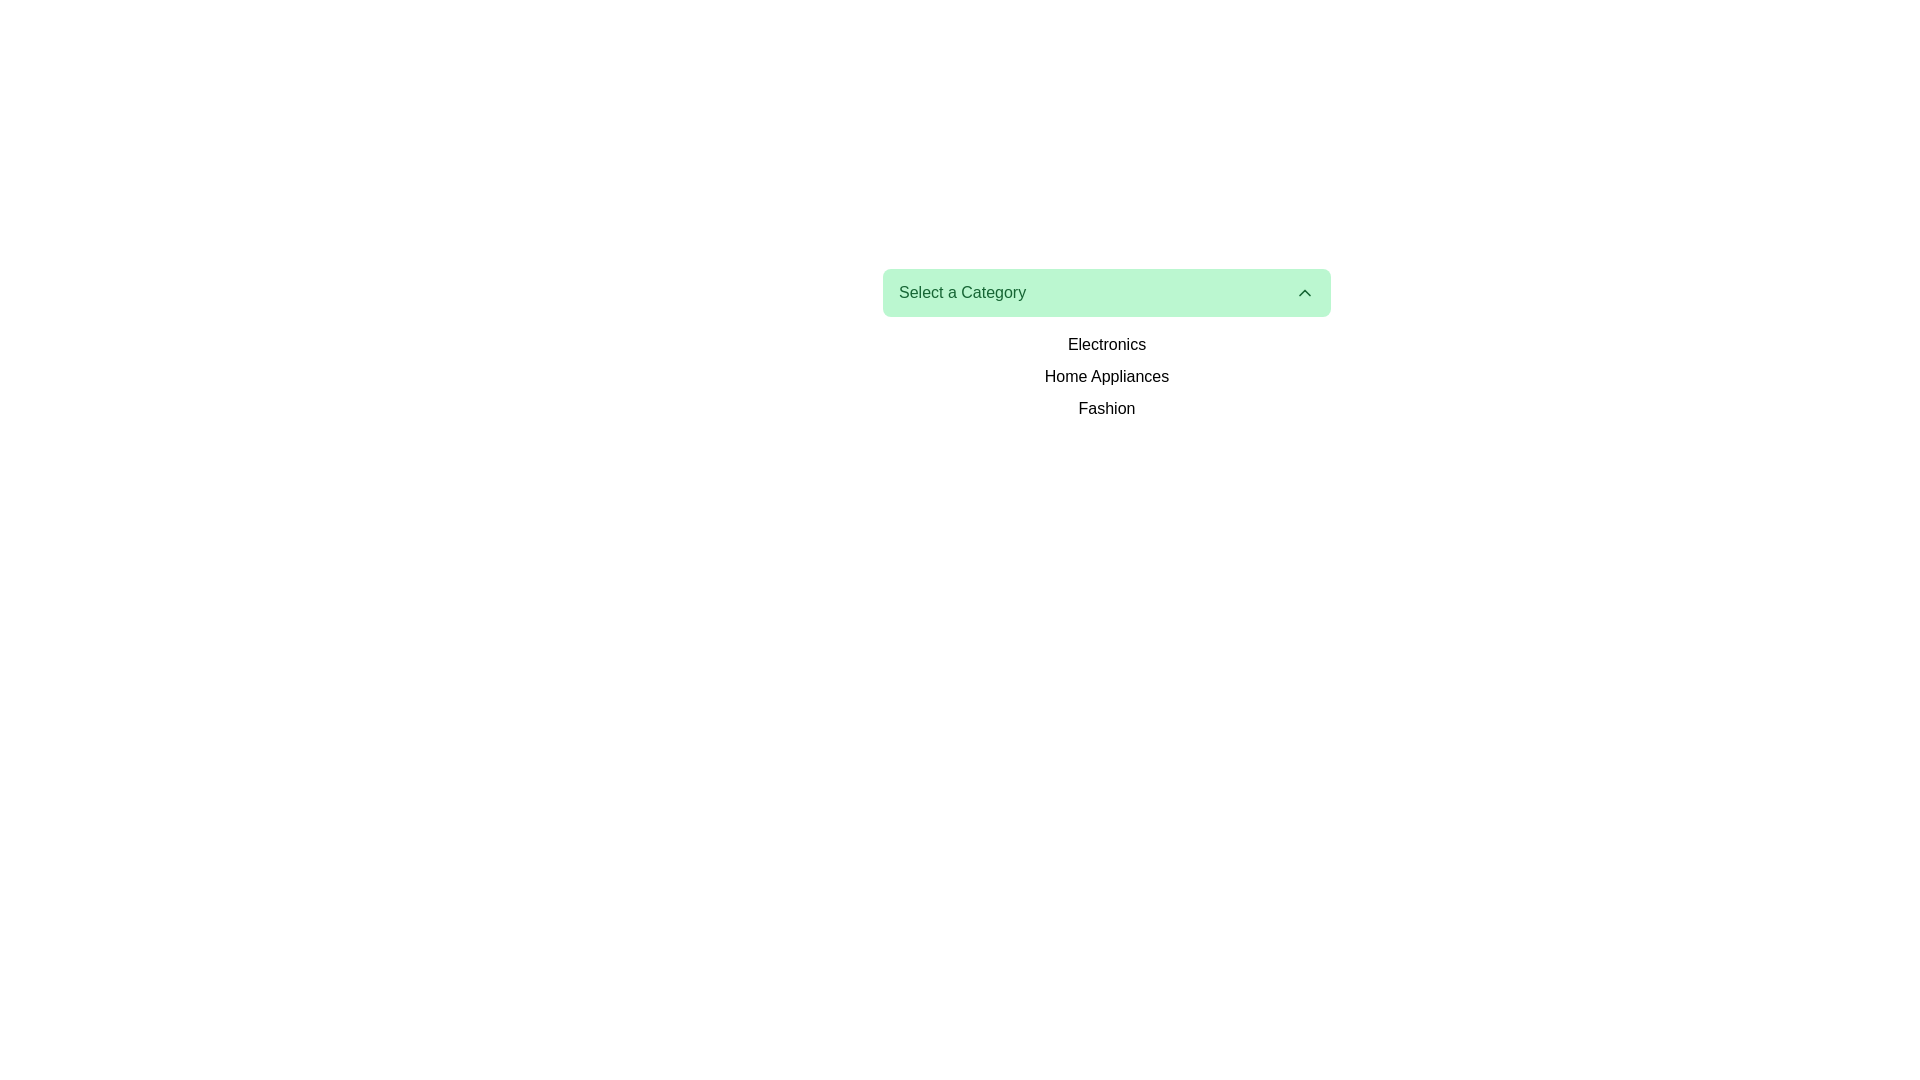 The image size is (1920, 1080). Describe the element at coordinates (1106, 343) in the screenshot. I see `the 'Electronics' dropdown option` at that location.